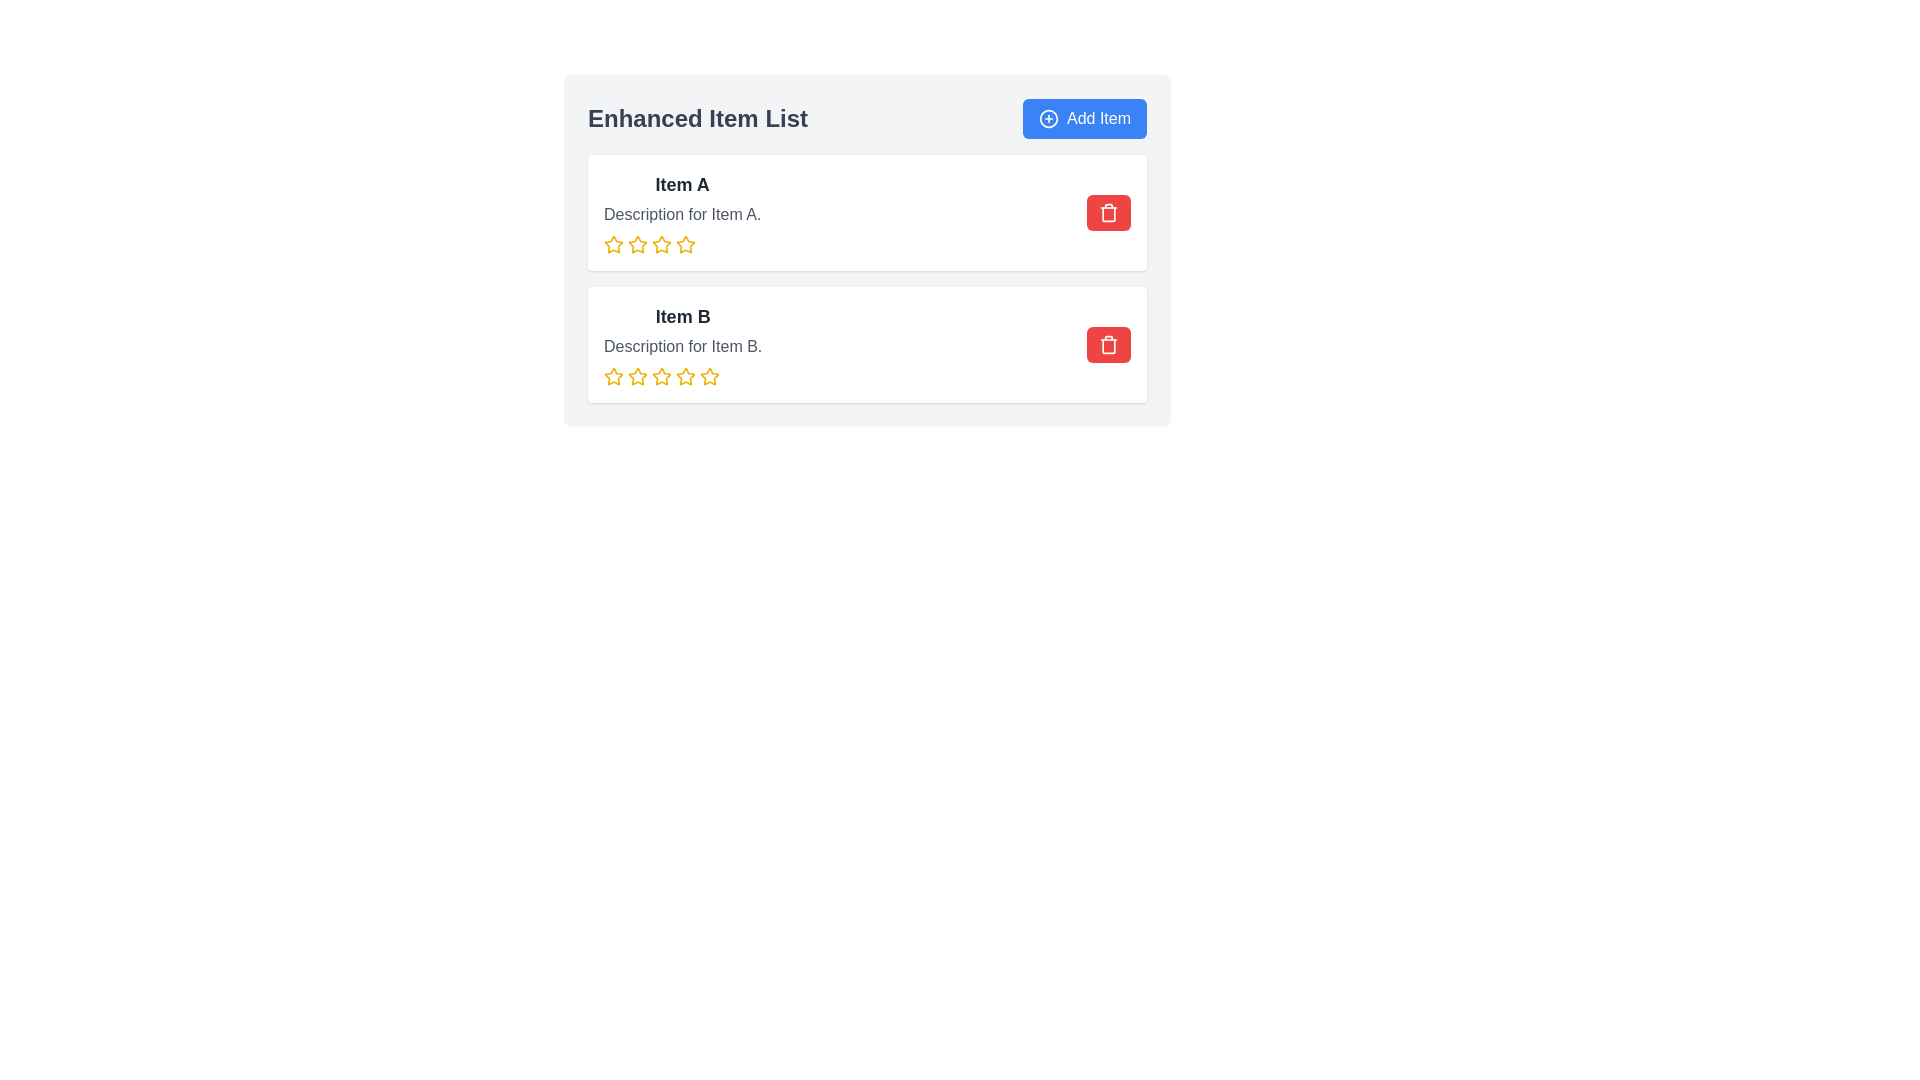  I want to click on the fifth yellow outline star icon in the rating row for 'Item B', located below its description text, so click(710, 376).